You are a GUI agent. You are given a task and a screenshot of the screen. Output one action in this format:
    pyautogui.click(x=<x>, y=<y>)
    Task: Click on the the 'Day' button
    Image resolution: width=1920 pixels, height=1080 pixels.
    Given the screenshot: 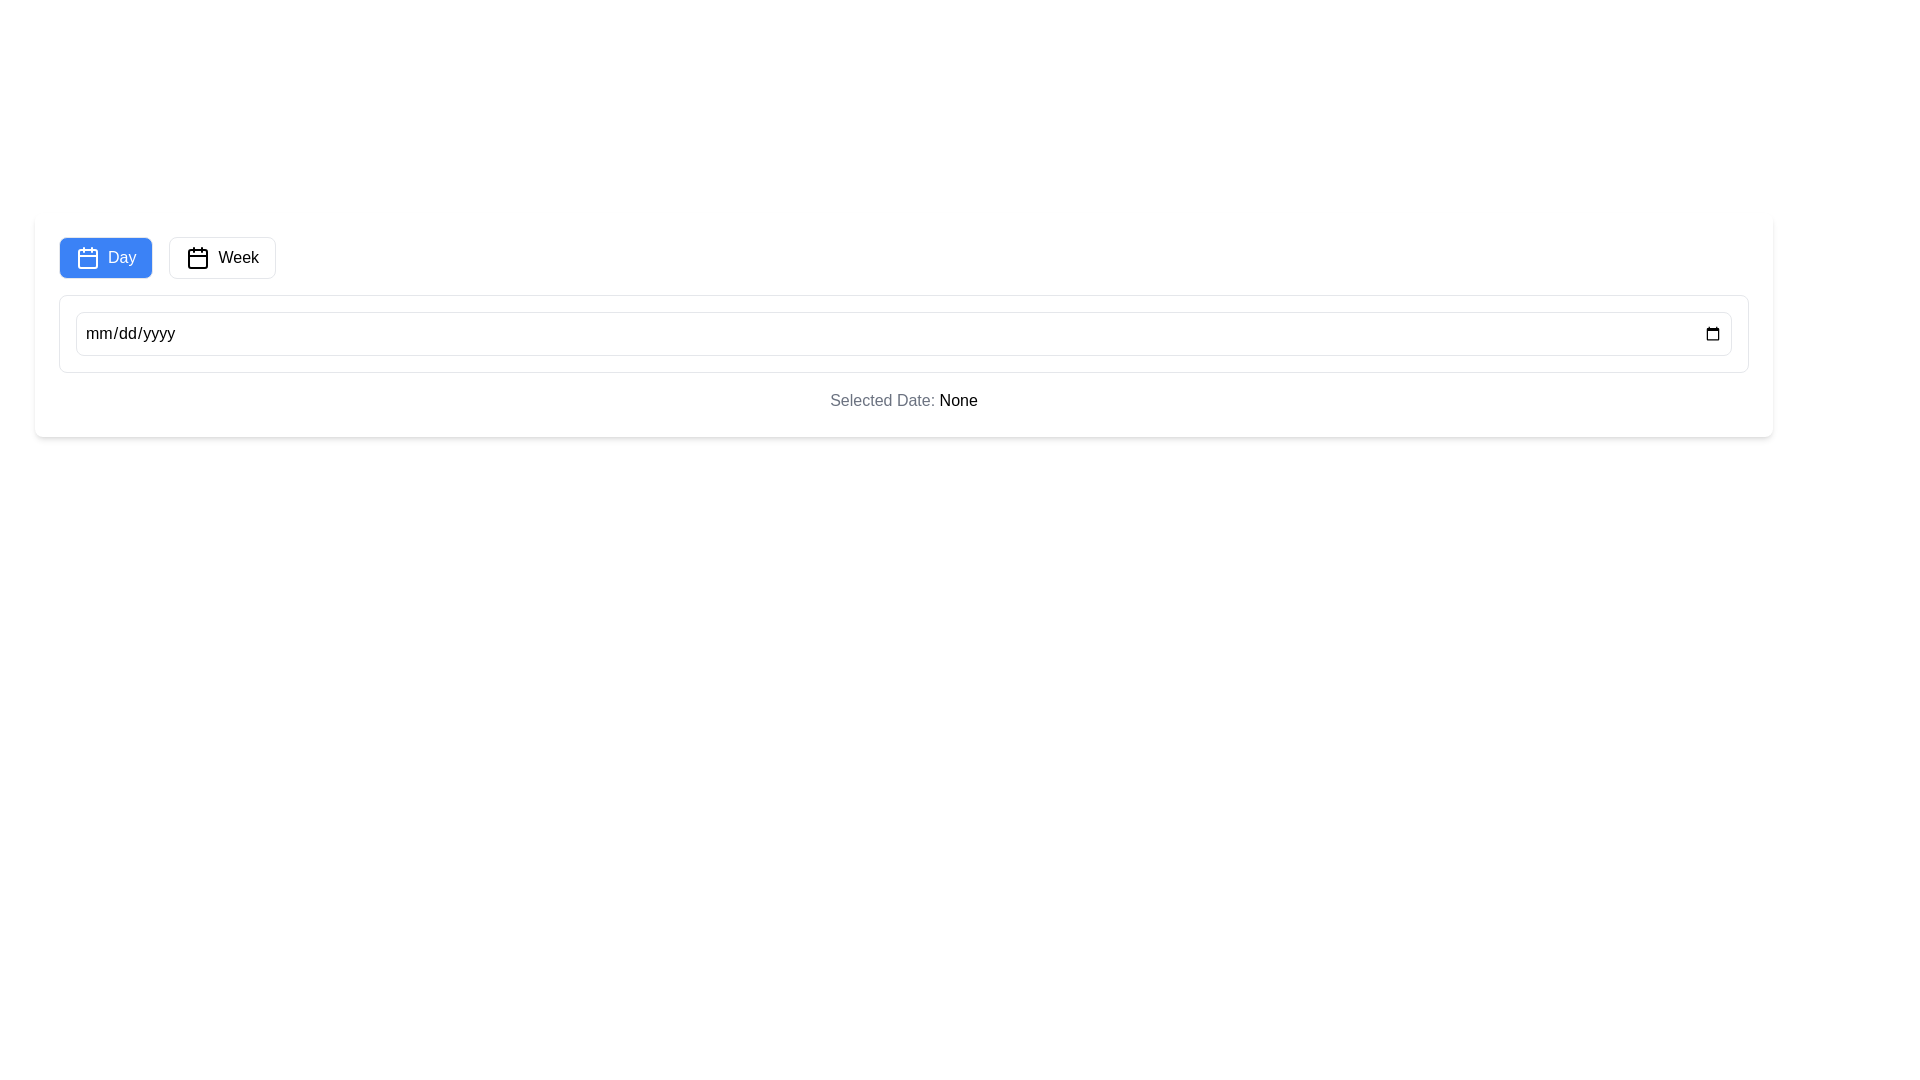 What is the action you would take?
    pyautogui.click(x=105, y=257)
    